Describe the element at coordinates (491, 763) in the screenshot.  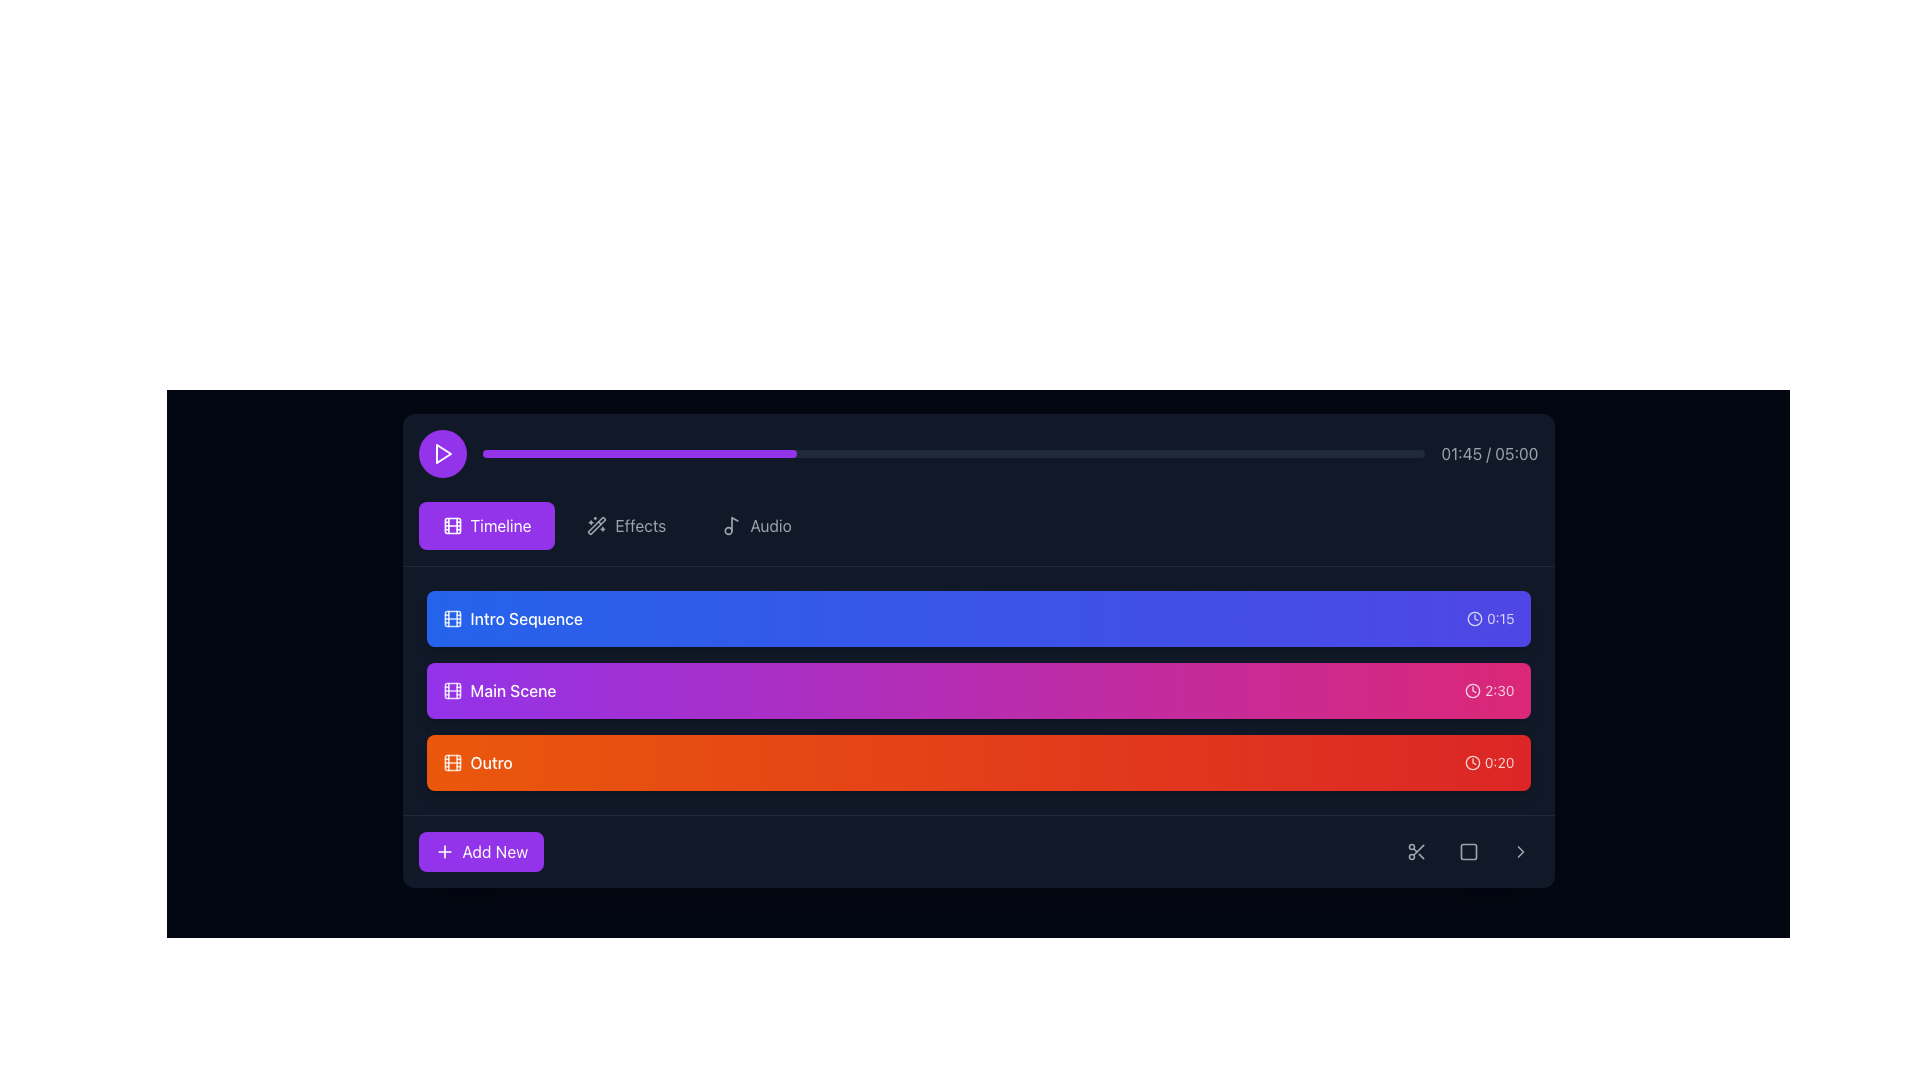
I see `the text label displaying 'Outro' in white font on an orange background, which is the last item in a vertical list, located under 'Main Scene' and above the '+ Add New' button` at that location.